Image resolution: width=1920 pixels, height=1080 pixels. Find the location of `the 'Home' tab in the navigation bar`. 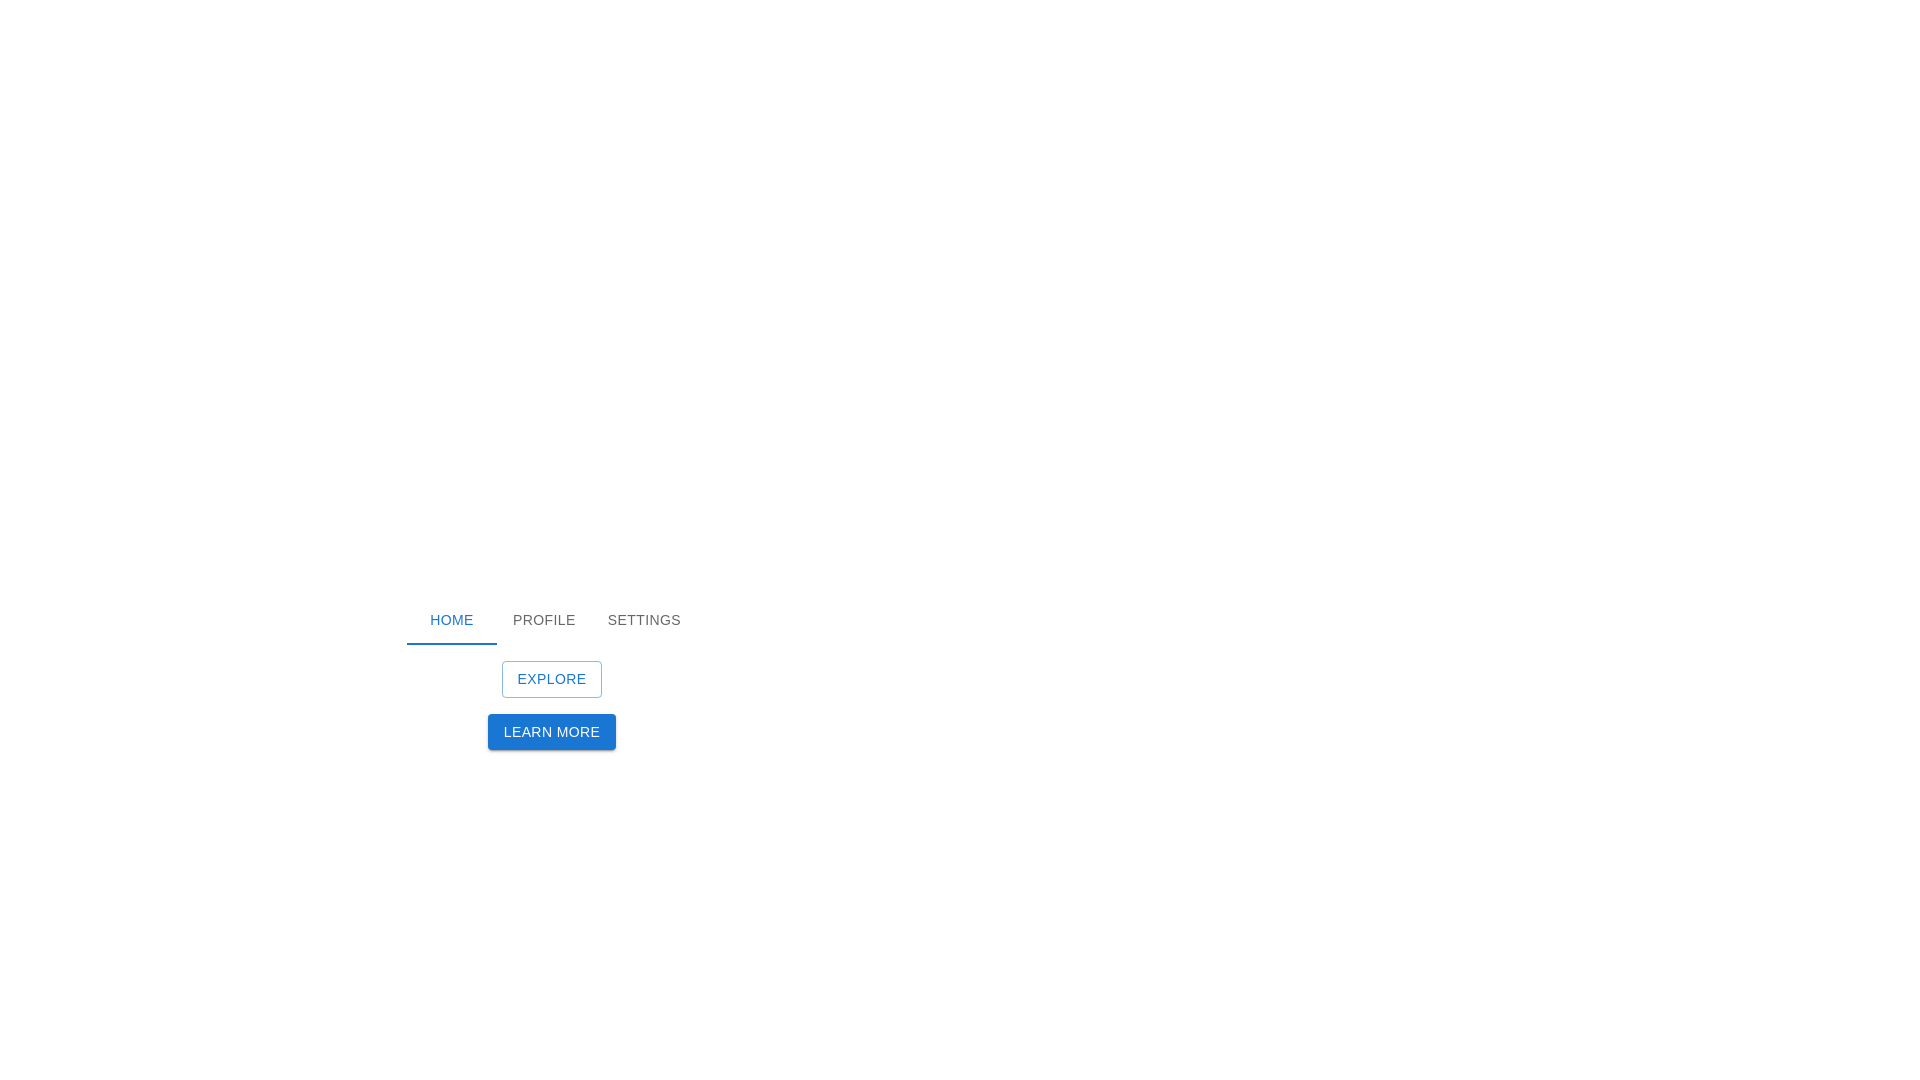

the 'Home' tab in the navigation bar is located at coordinates (450, 620).